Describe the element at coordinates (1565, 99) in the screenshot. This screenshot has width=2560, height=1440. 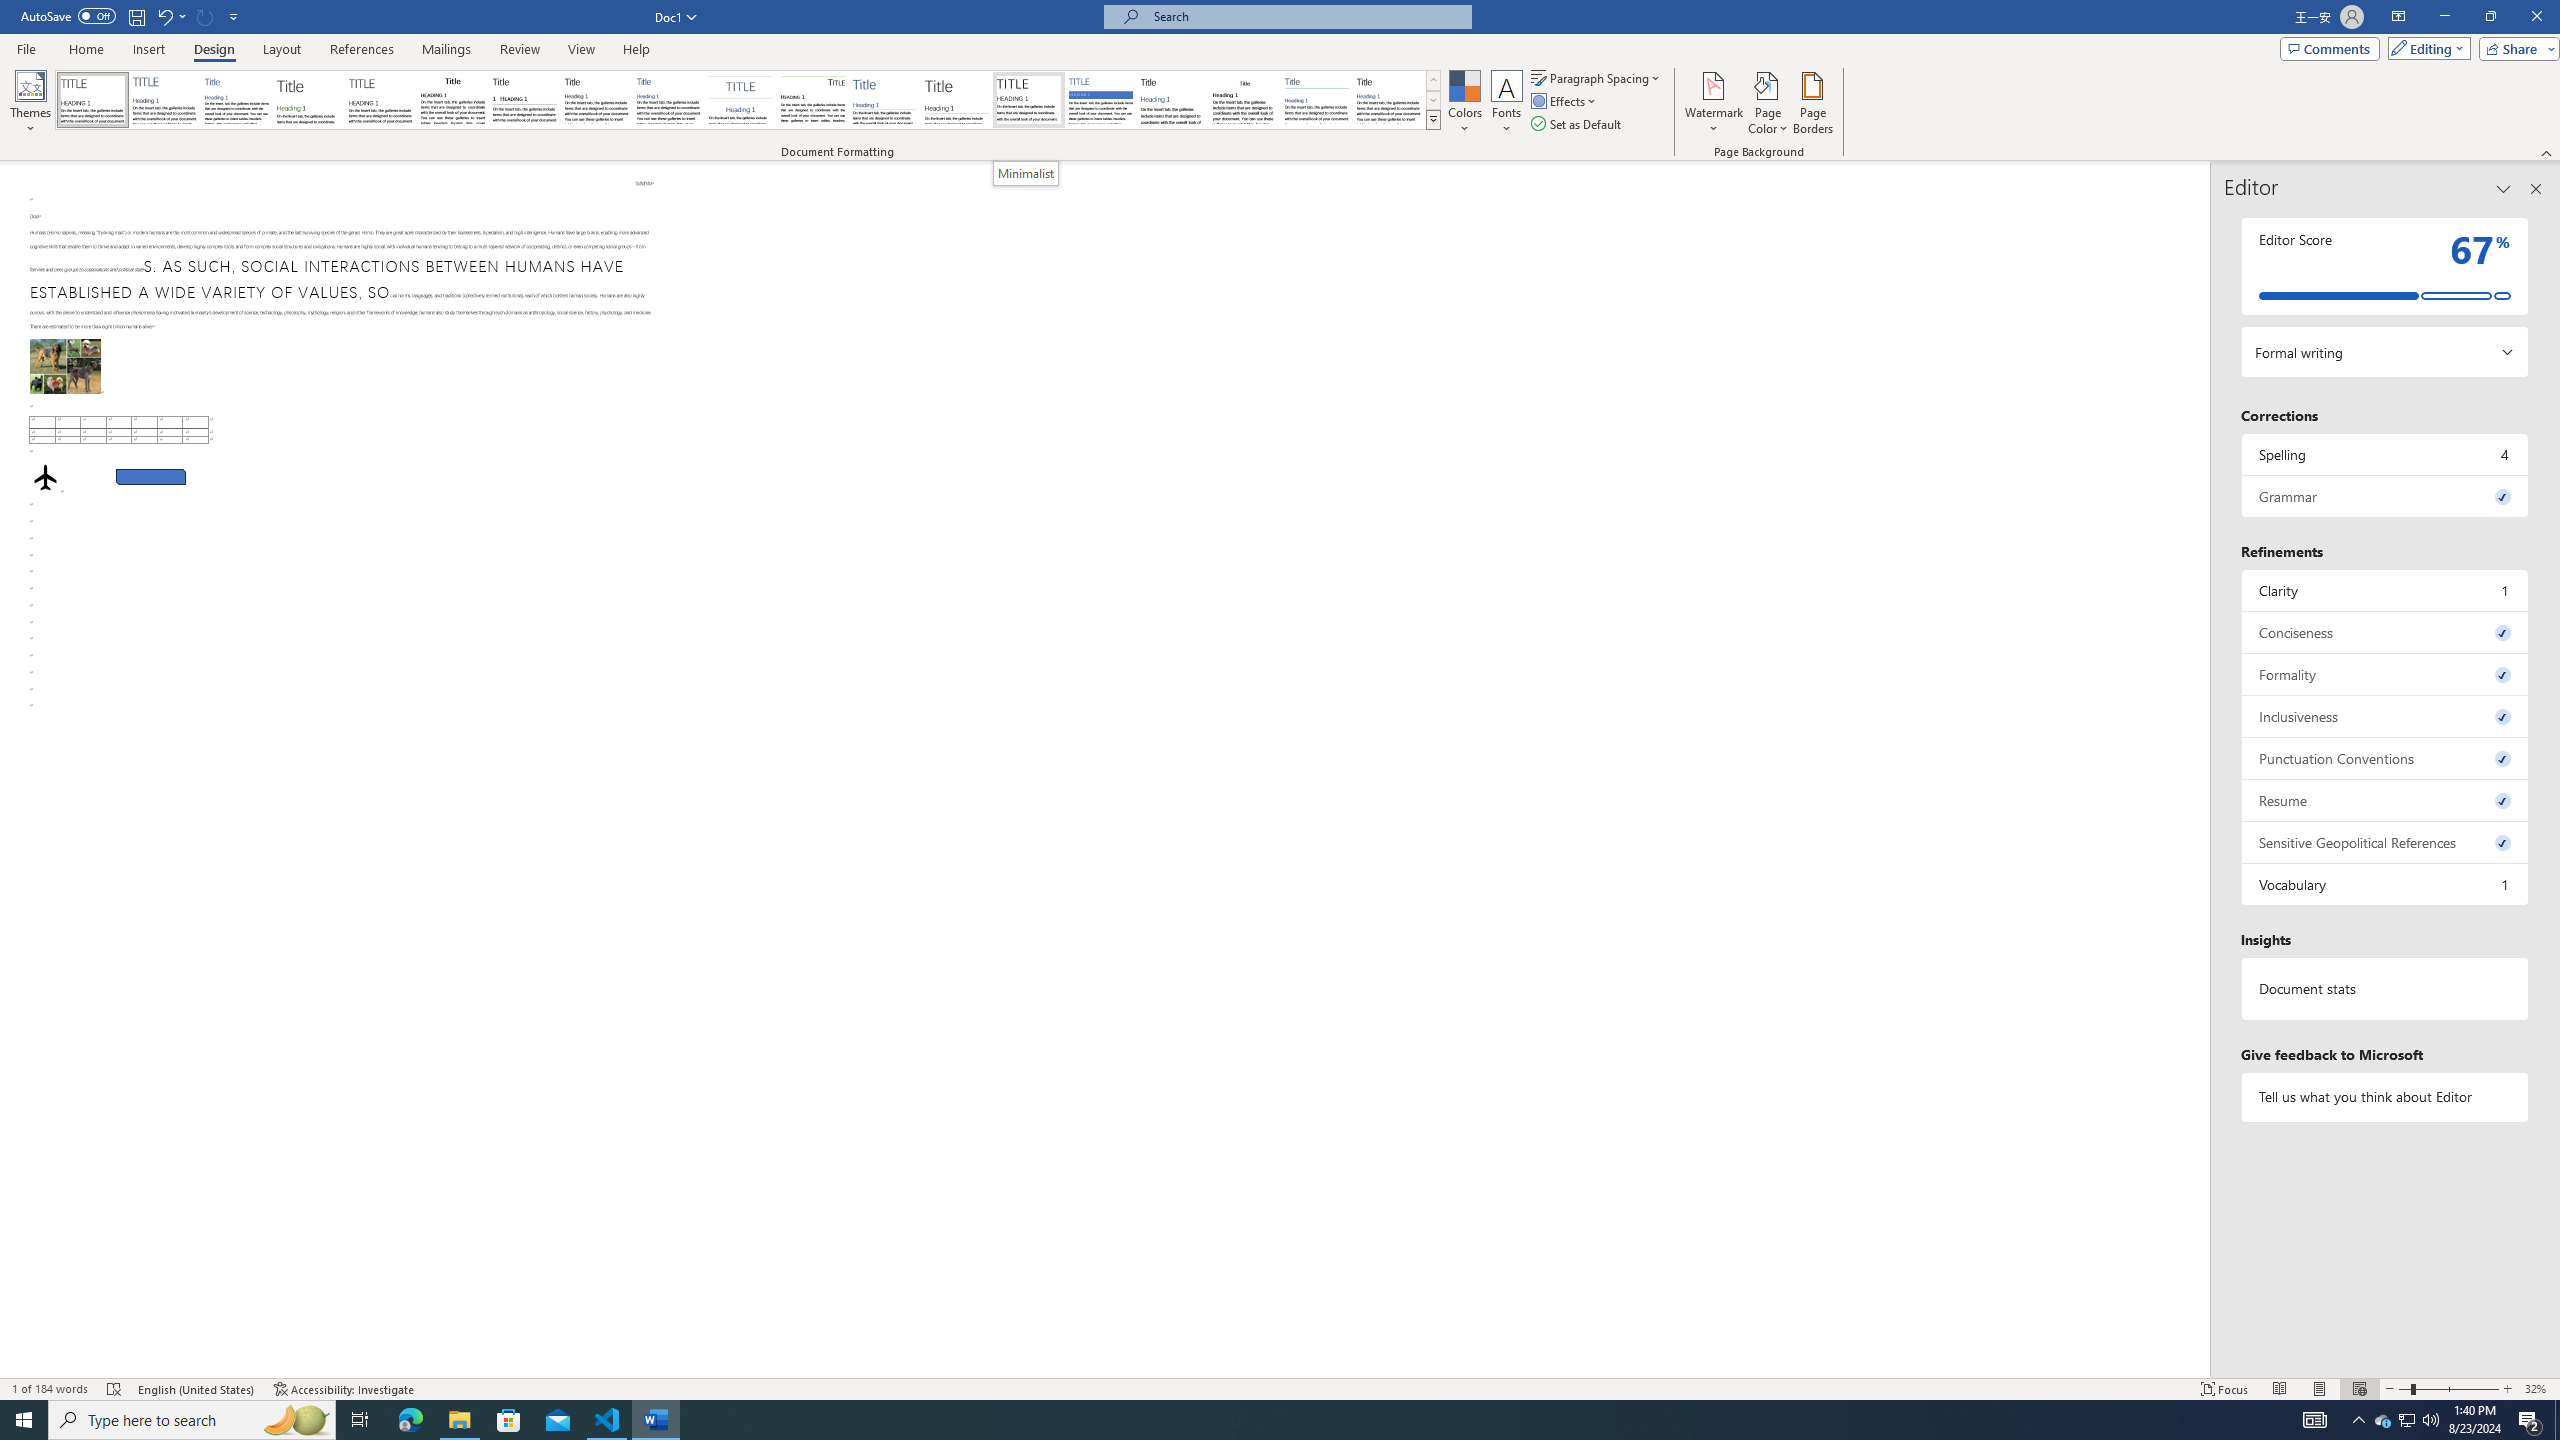
I see `'Effects'` at that location.